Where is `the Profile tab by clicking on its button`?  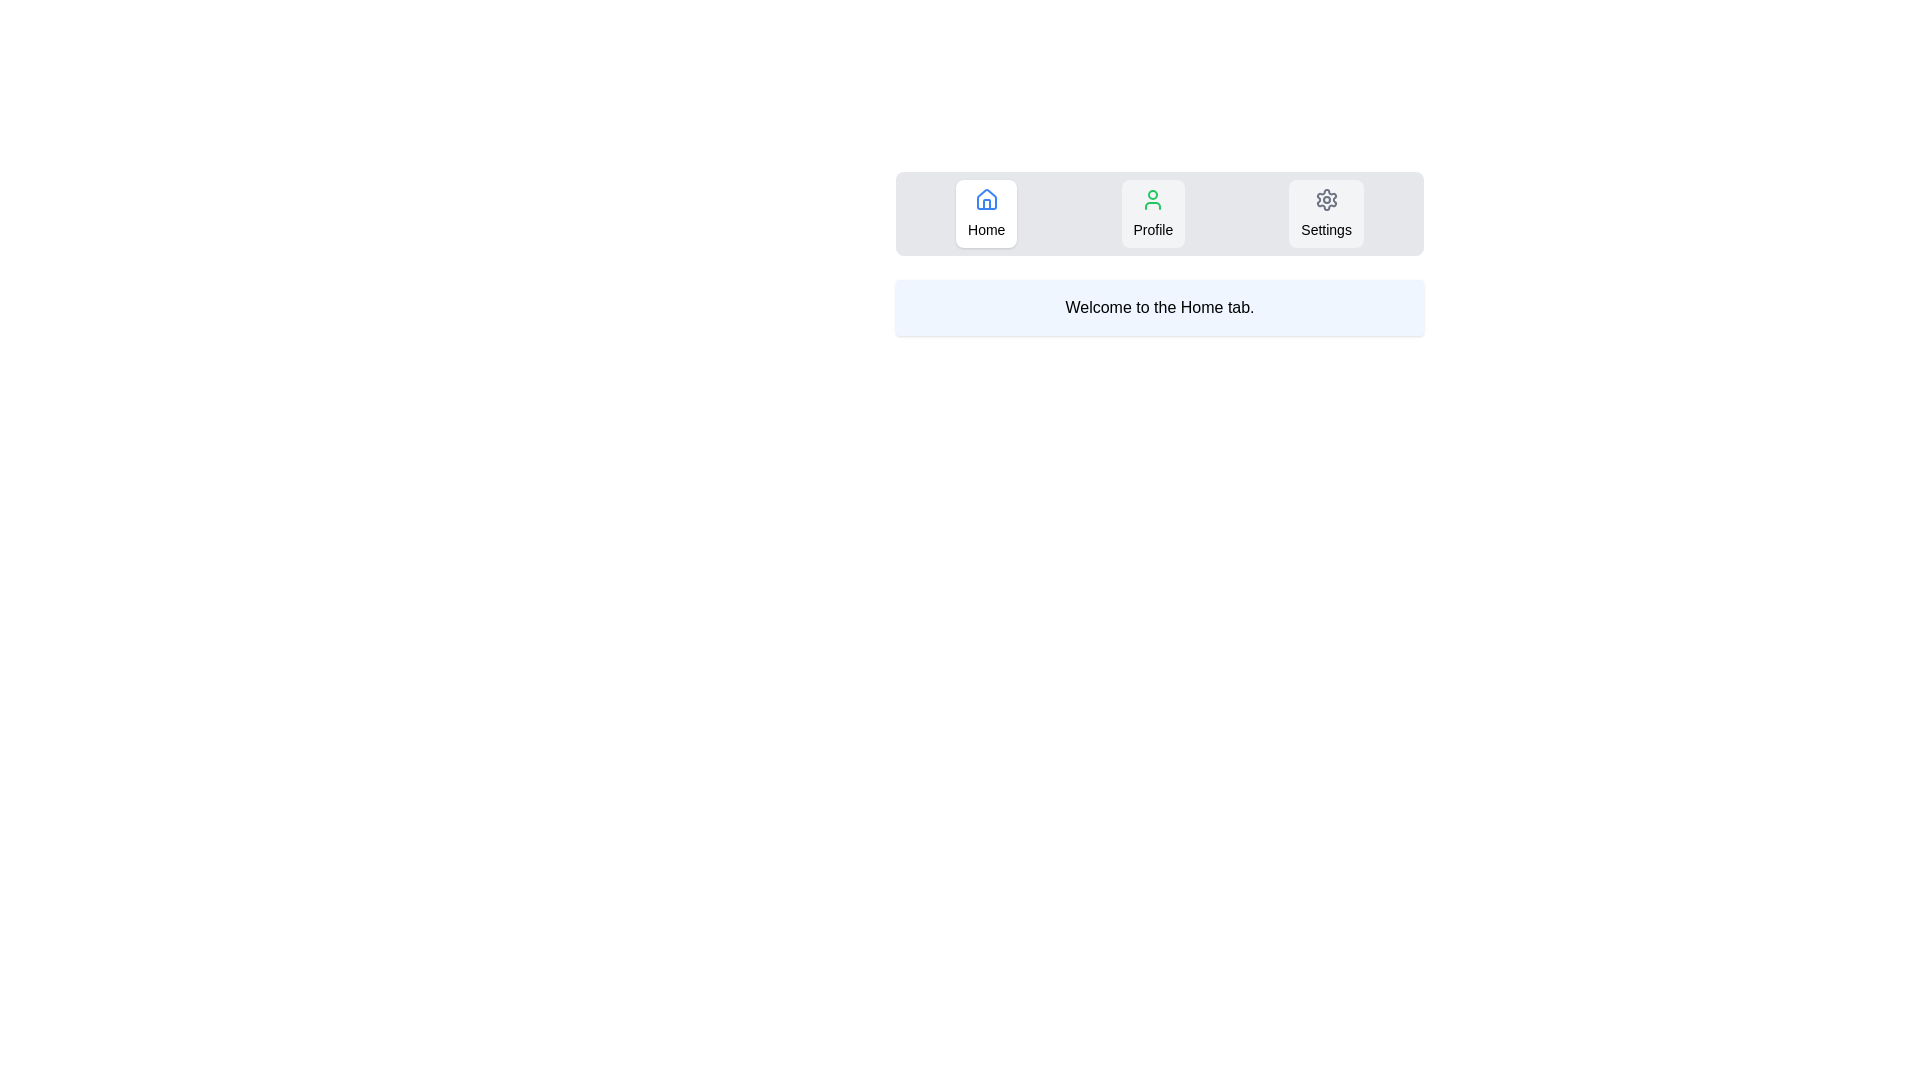 the Profile tab by clicking on its button is located at coordinates (1153, 213).